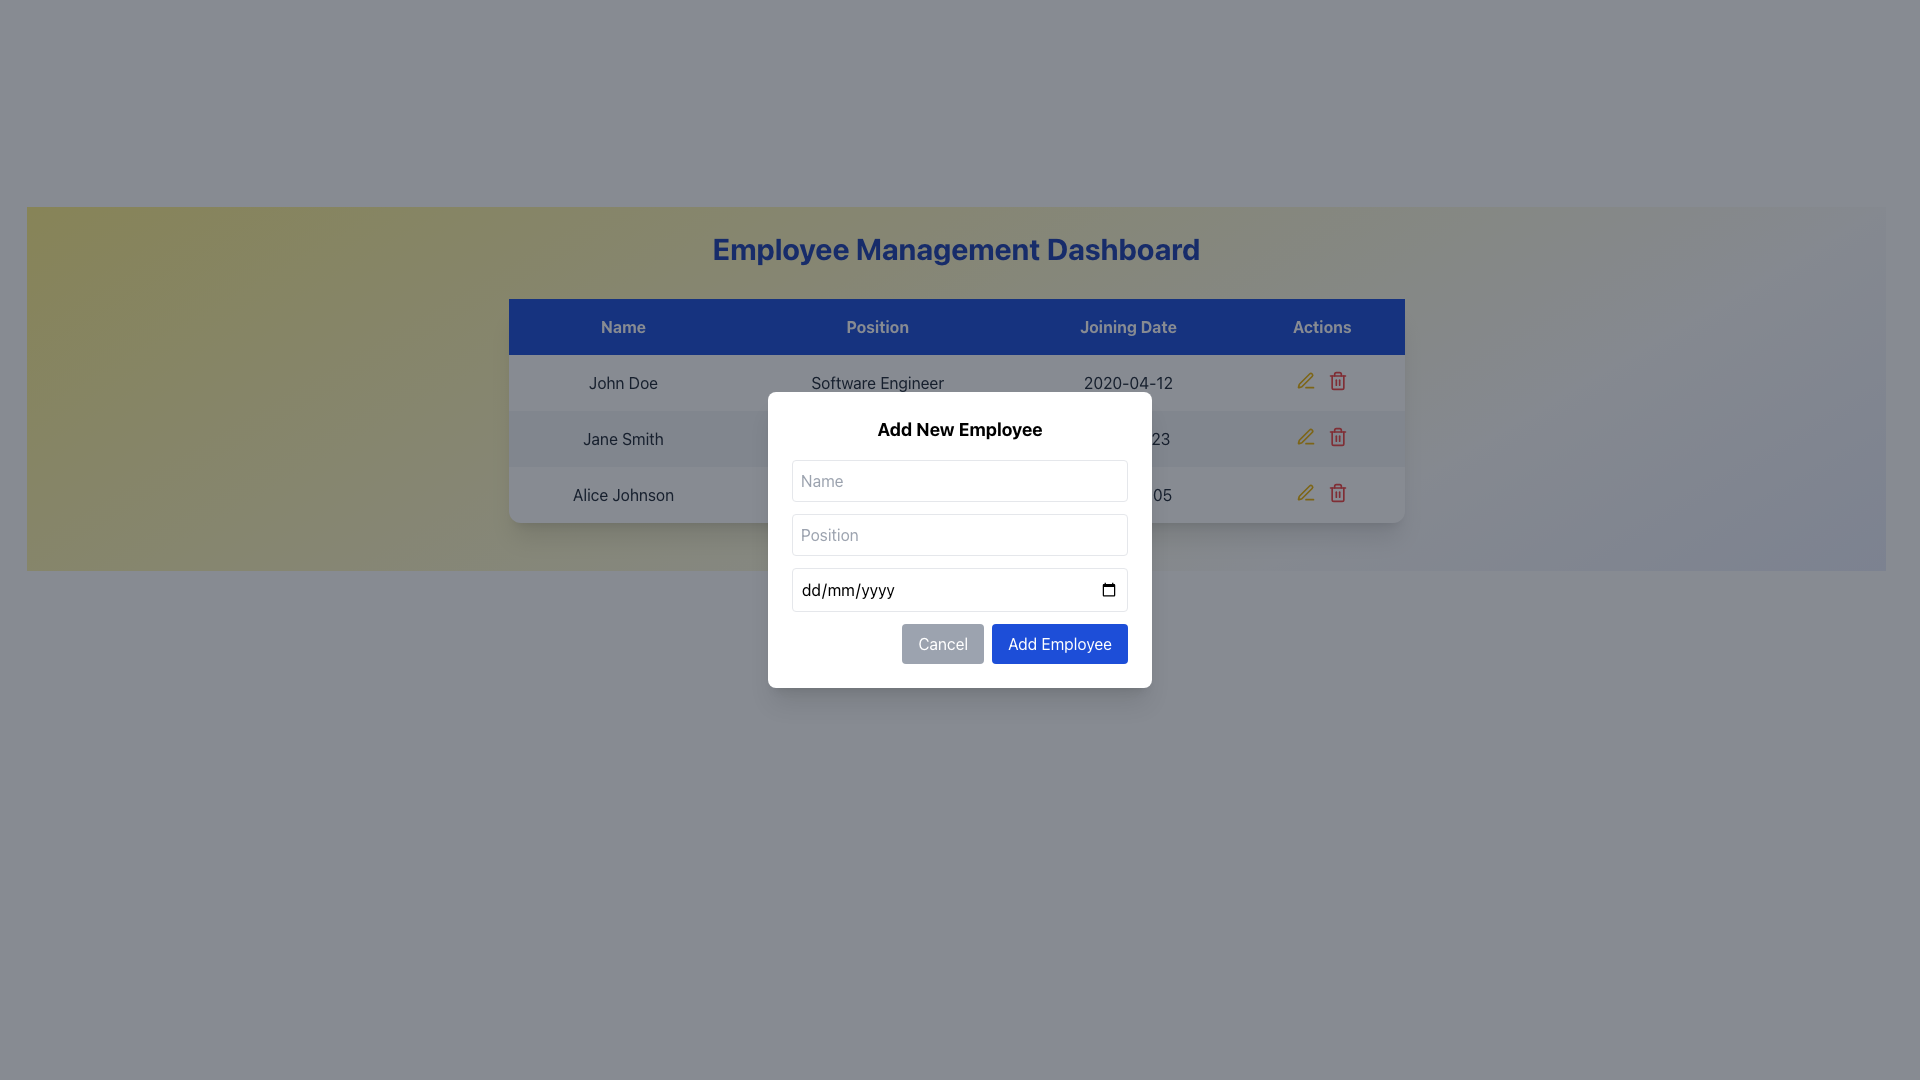  I want to click on the pen icon button in the 'Actions' column of the first row in the 'Employee Management Dashboard' to initiate an edit action, so click(1306, 381).